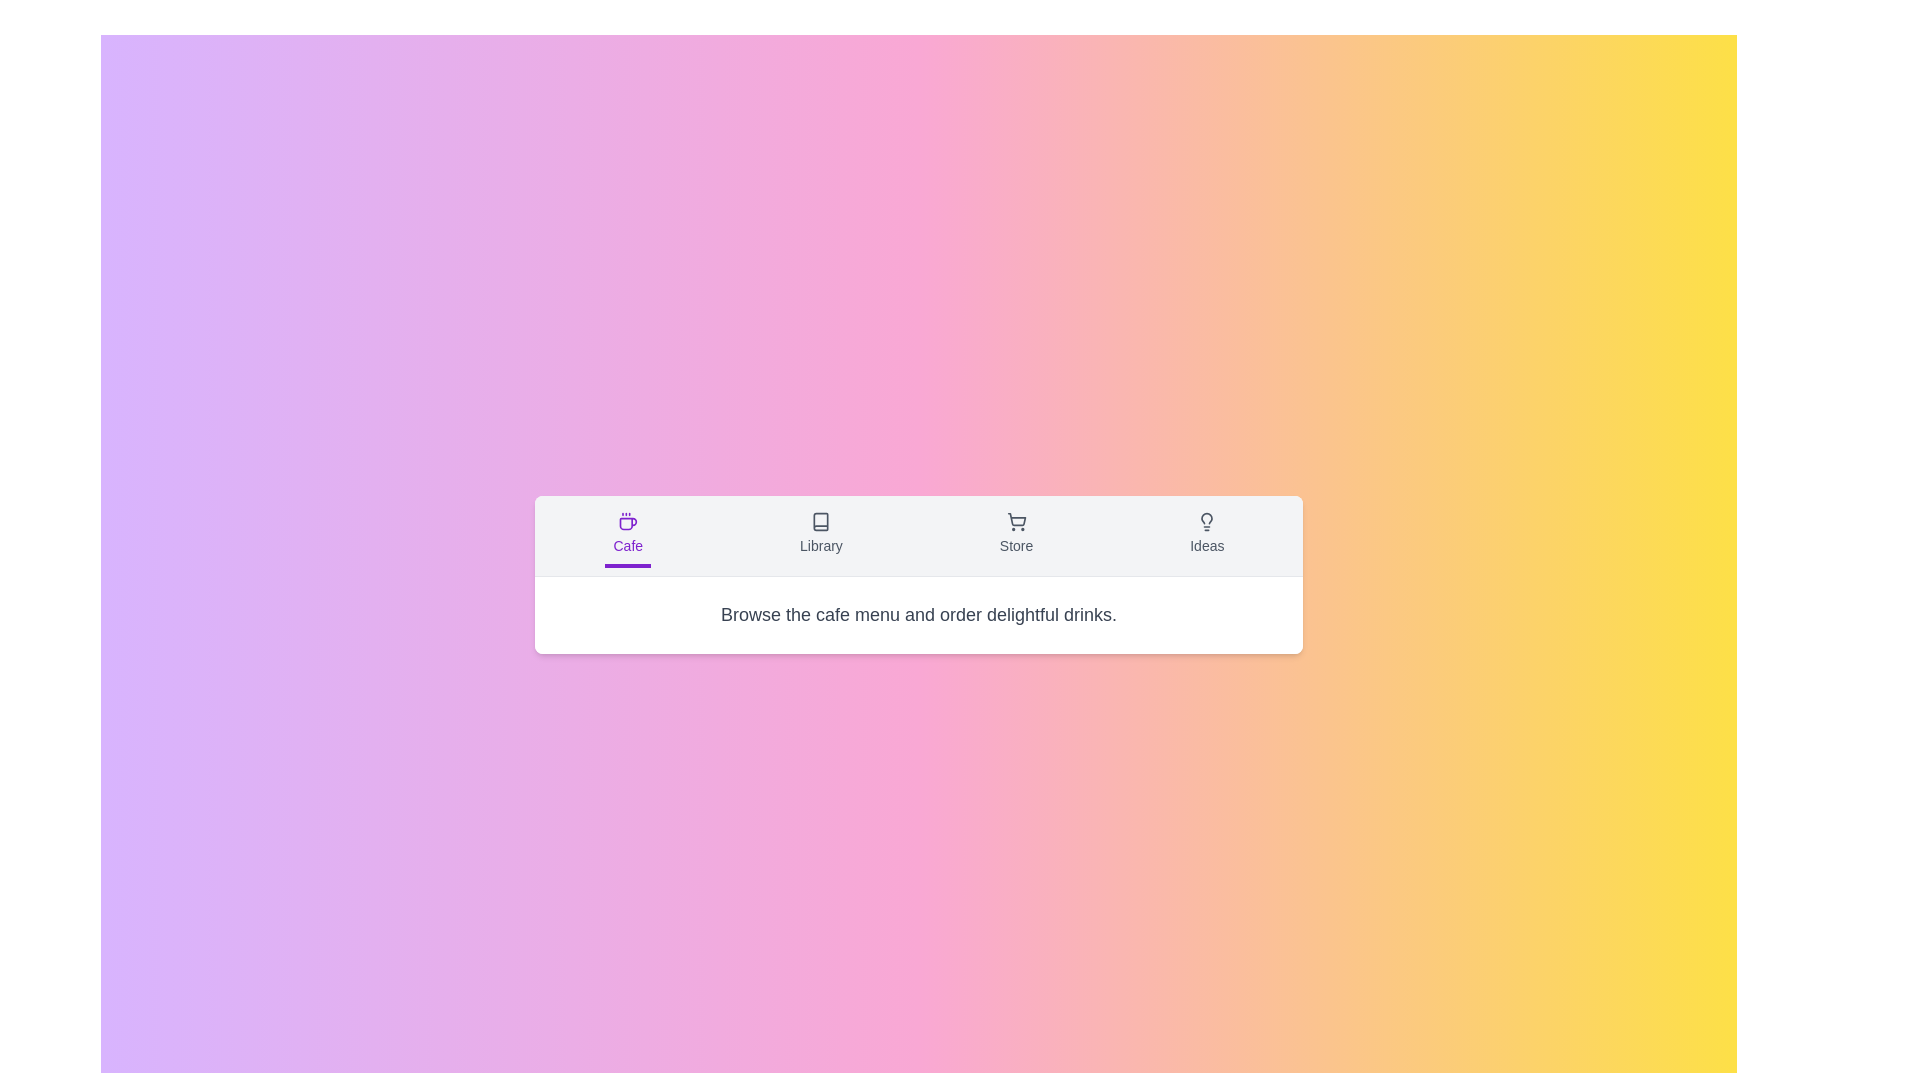  I want to click on the 'Ideas' button with a lightbulb icon in the navigation bar, so click(1206, 534).